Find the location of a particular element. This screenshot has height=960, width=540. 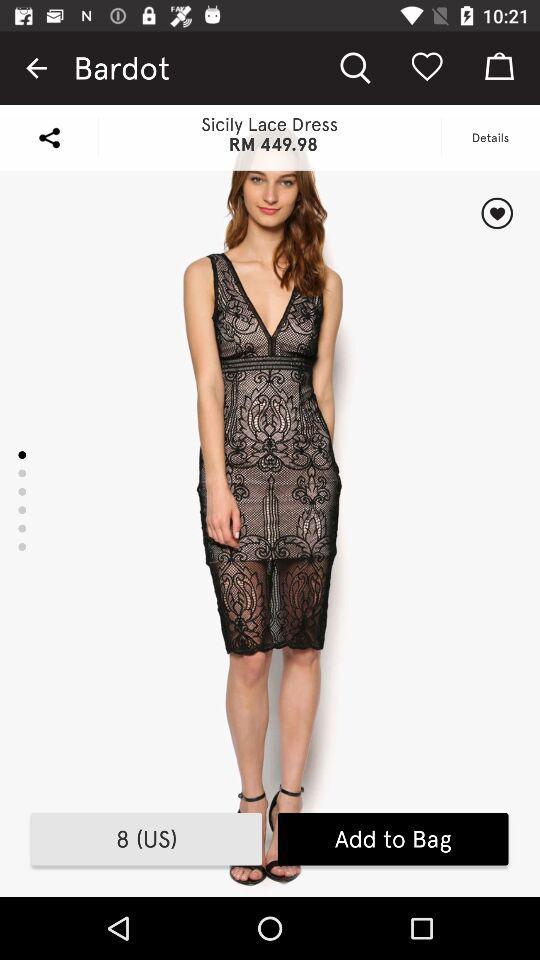

like/favorite item is located at coordinates (496, 213).